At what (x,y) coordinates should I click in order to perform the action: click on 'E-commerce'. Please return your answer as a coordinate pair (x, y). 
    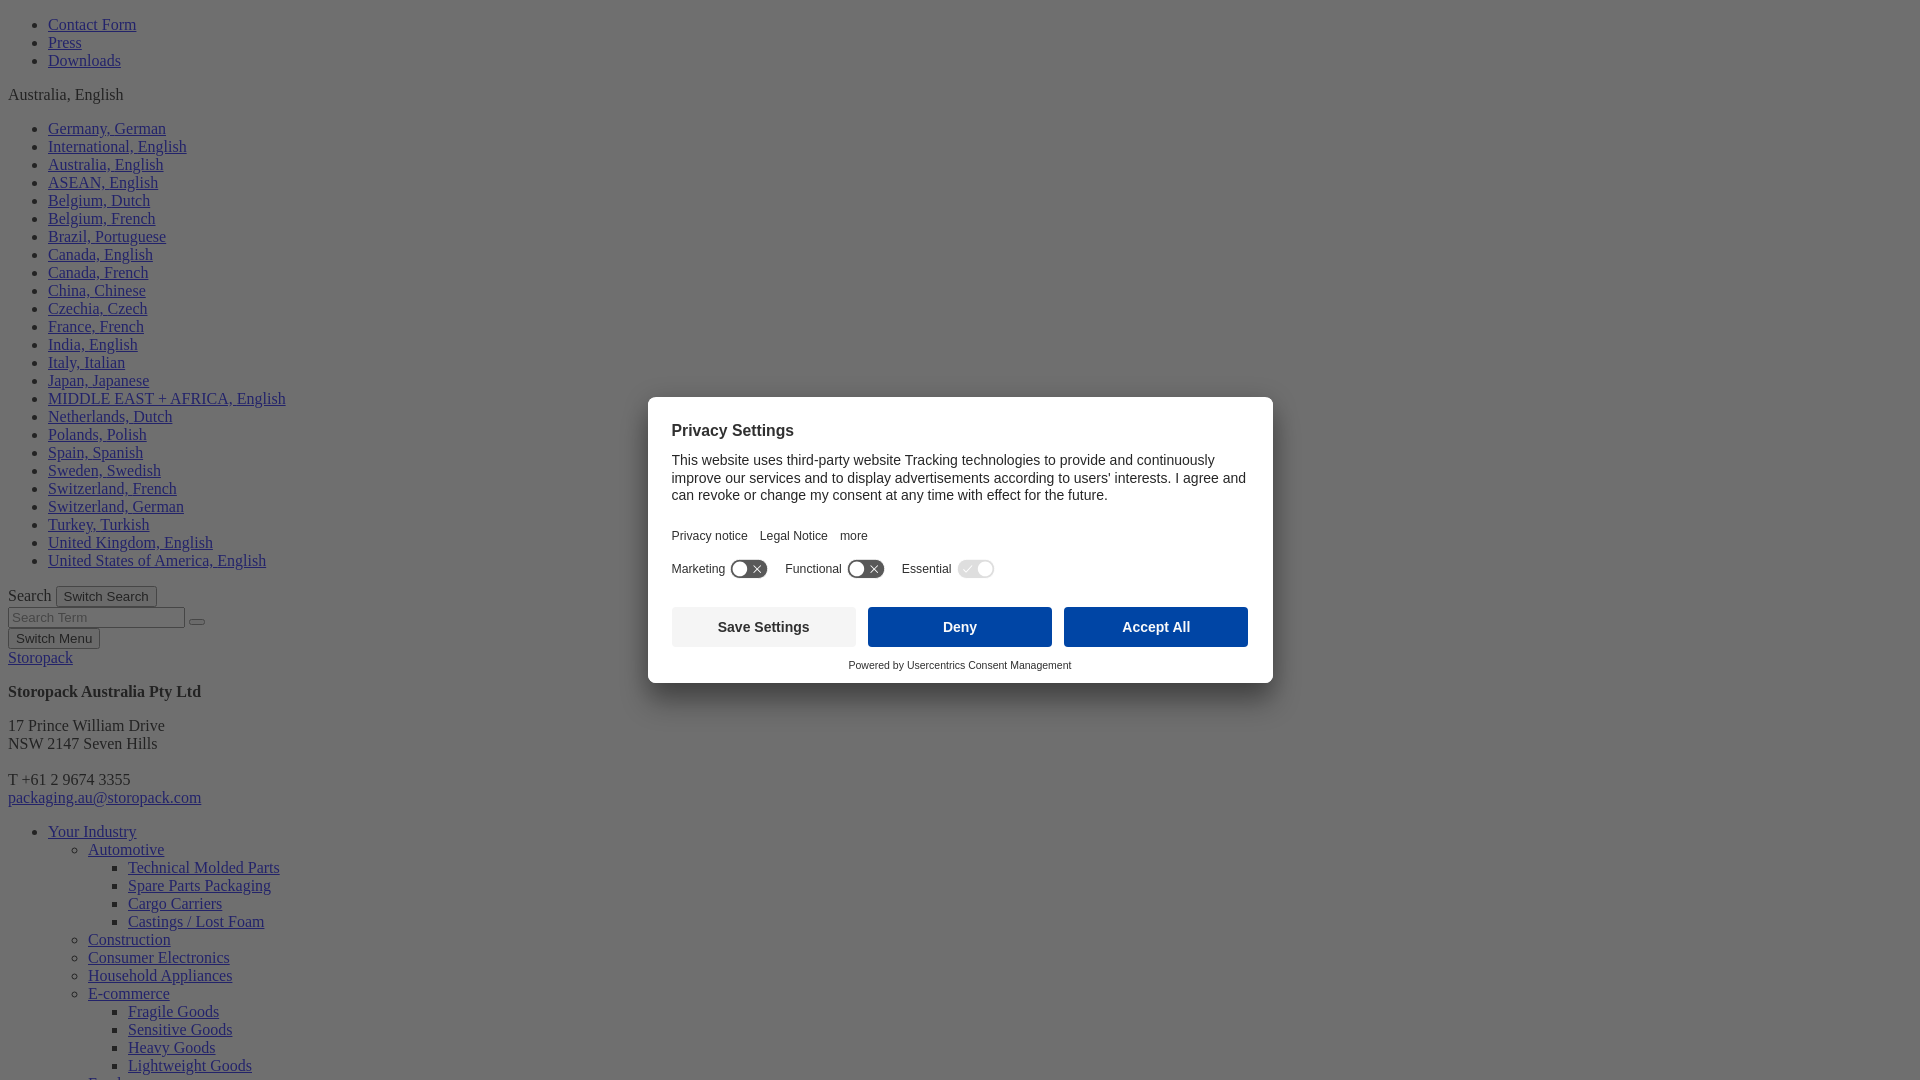
    Looking at the image, I should click on (128, 993).